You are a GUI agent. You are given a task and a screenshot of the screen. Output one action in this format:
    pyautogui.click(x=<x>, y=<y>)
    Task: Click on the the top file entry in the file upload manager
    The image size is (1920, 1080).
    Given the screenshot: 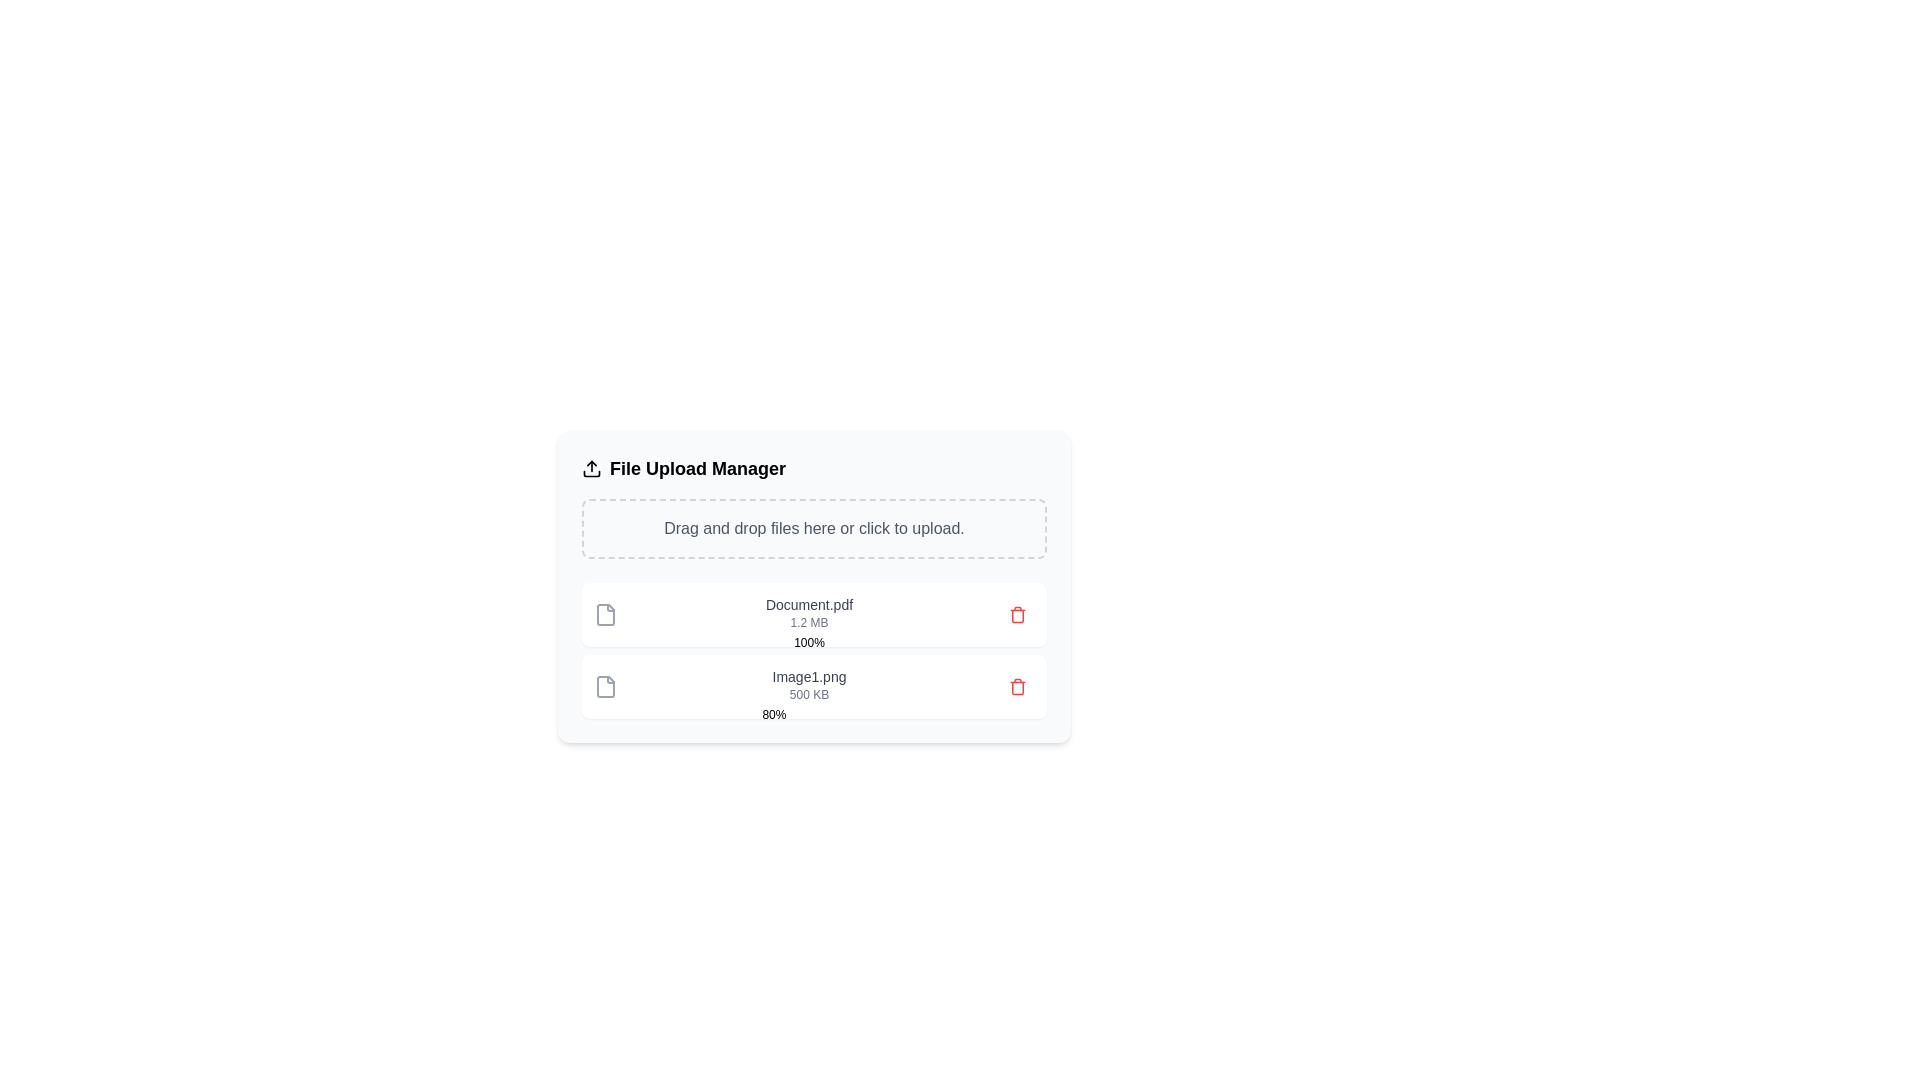 What is the action you would take?
    pyautogui.click(x=814, y=613)
    